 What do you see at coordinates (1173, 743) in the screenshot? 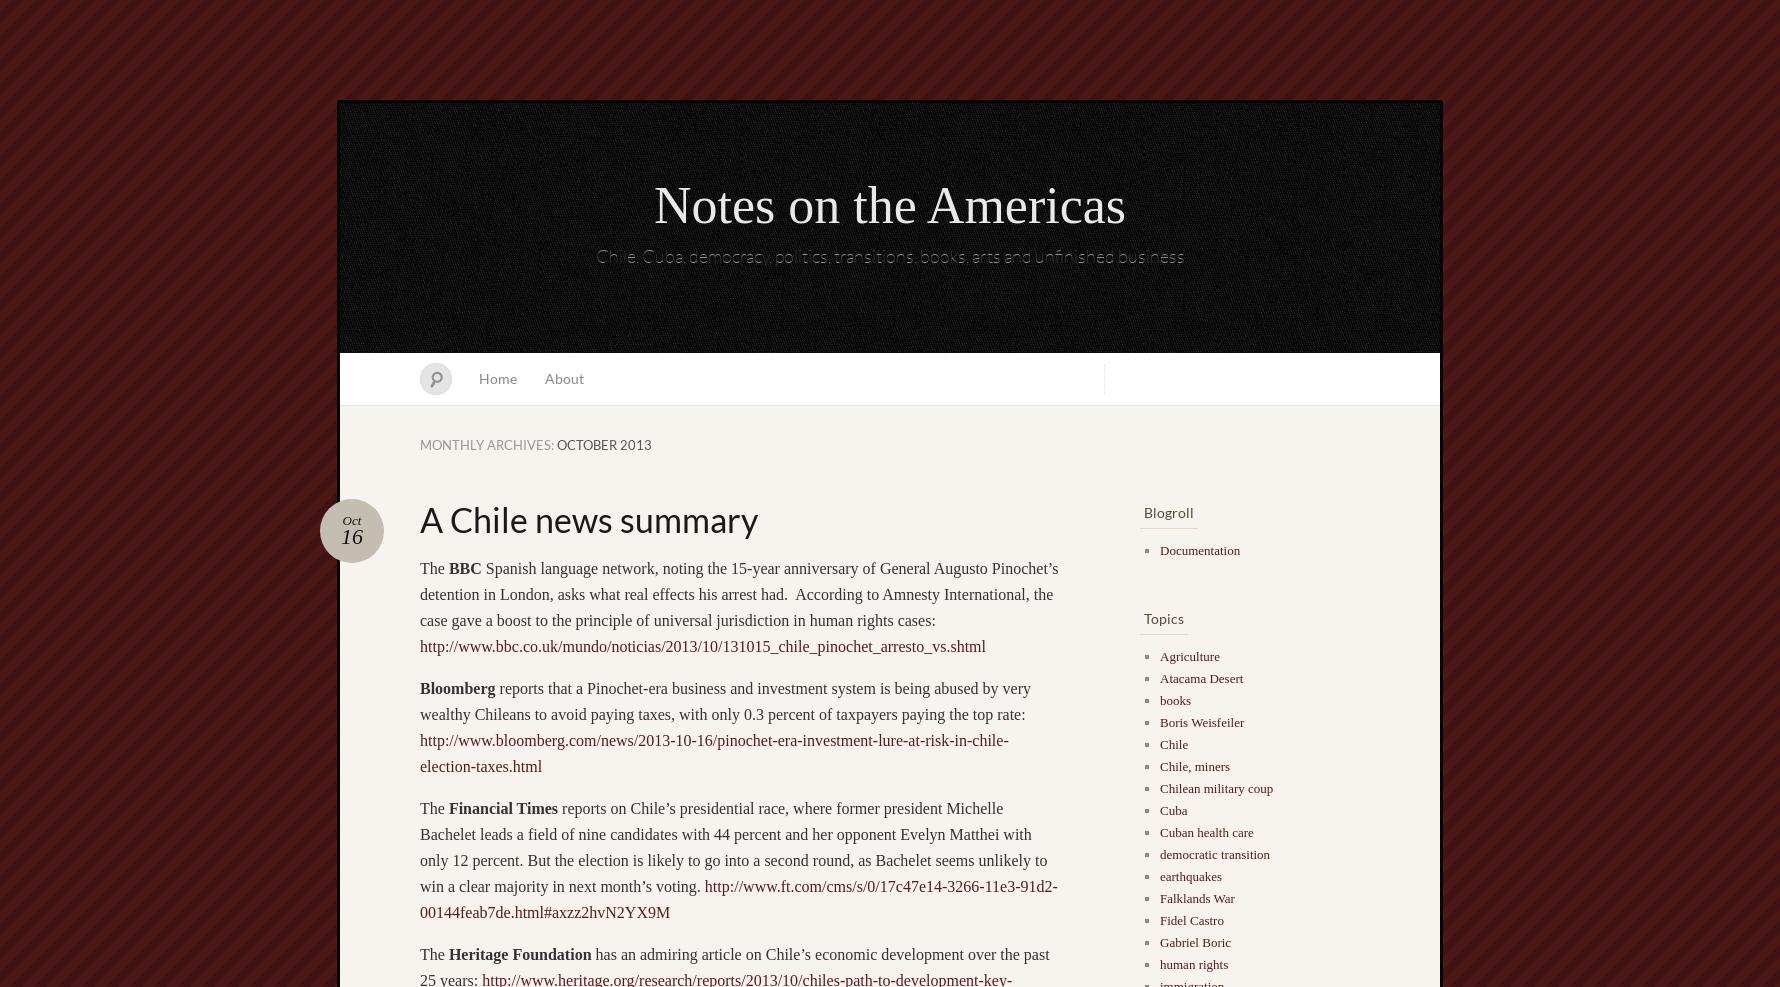
I see `'Chile'` at bounding box center [1173, 743].